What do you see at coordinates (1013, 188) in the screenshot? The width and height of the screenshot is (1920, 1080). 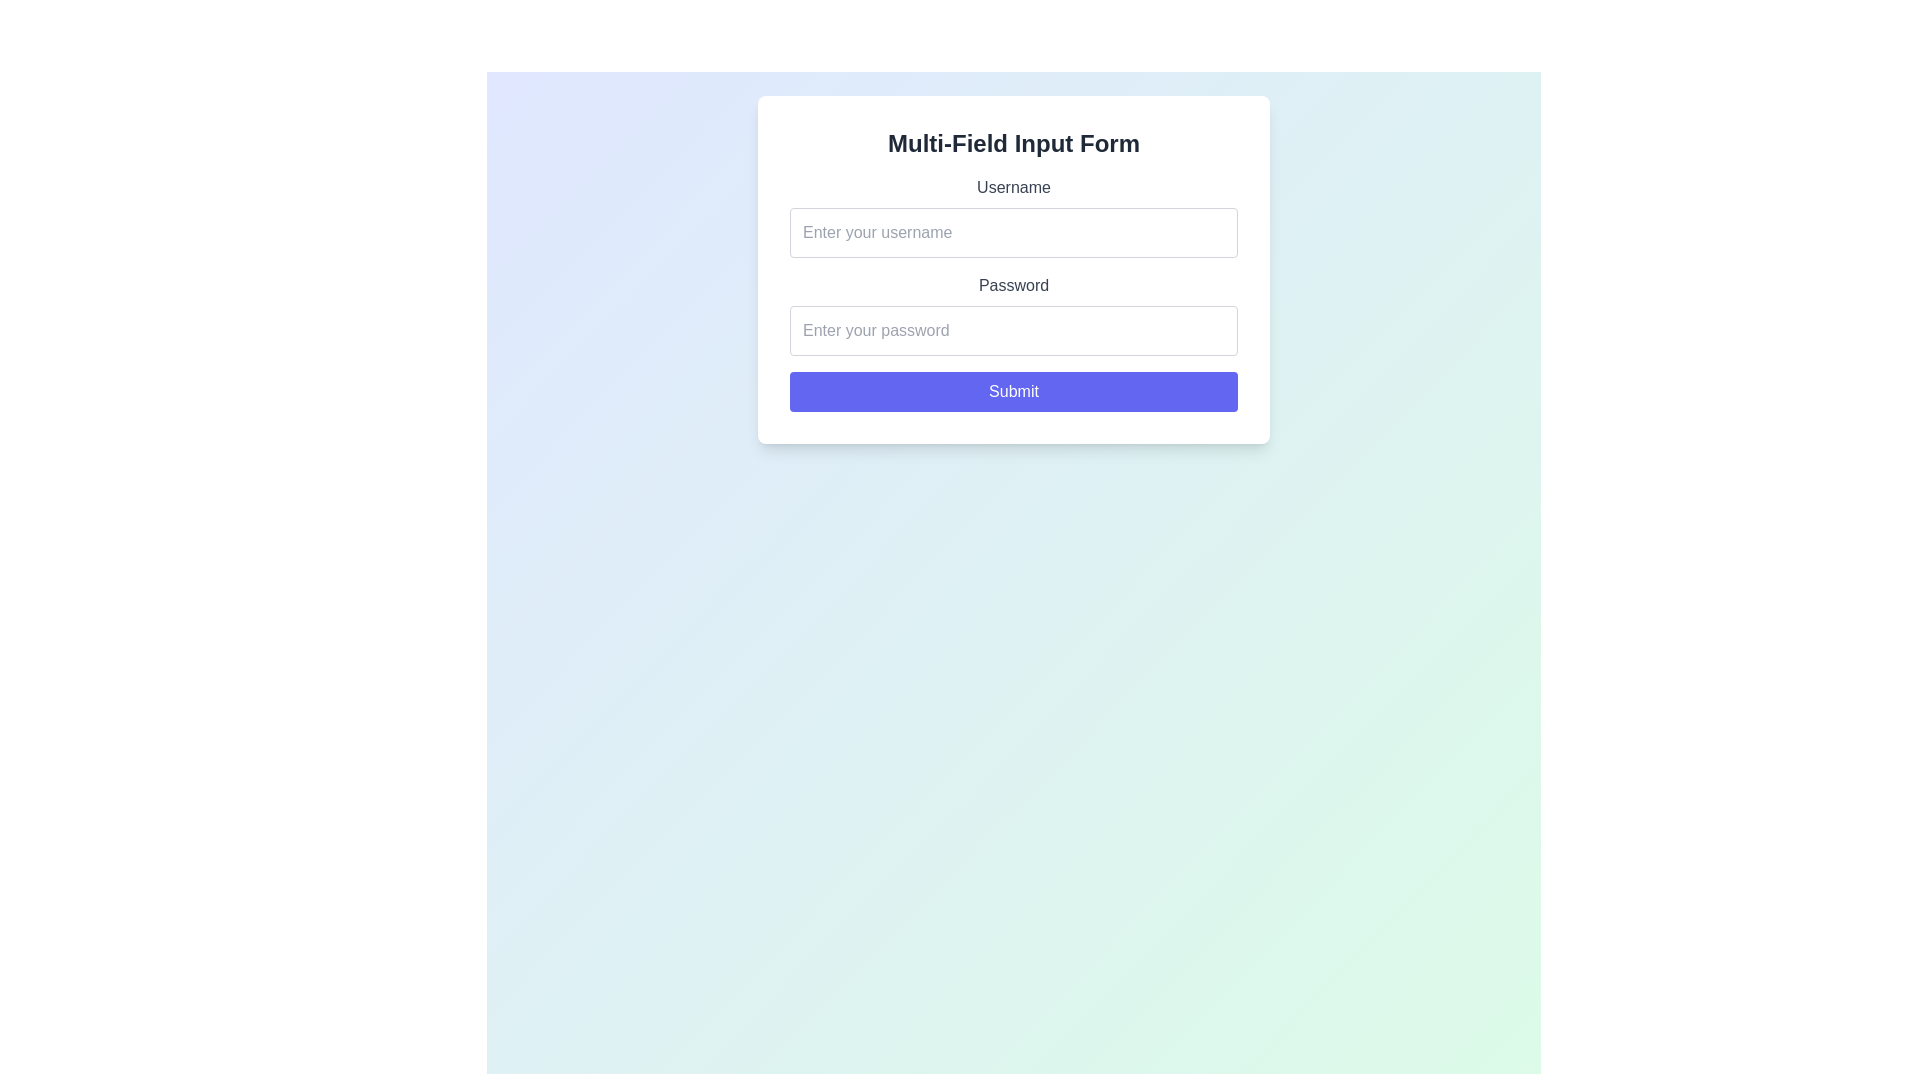 I see `the 'Username' label which is located above the username input box in the form` at bounding box center [1013, 188].